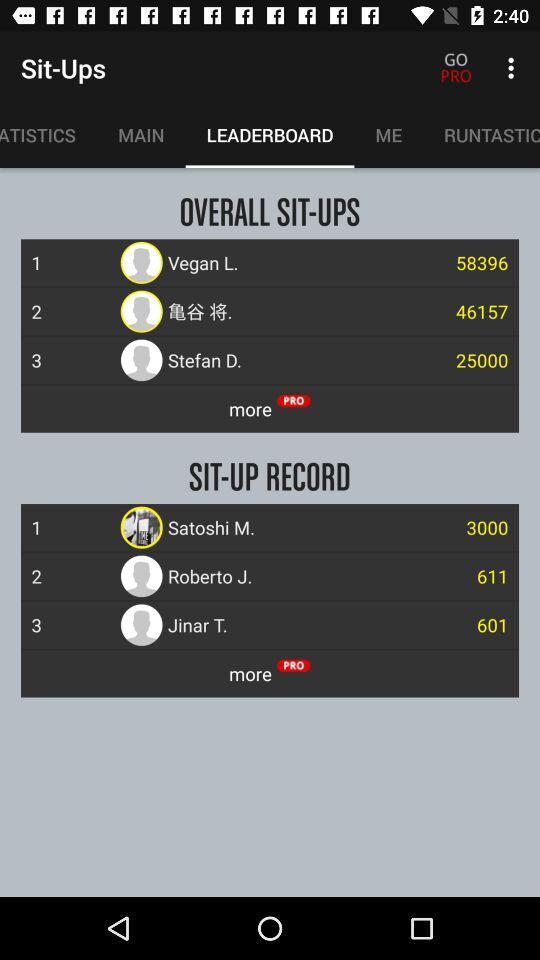  Describe the element at coordinates (48, 134) in the screenshot. I see `item above the 1 item` at that location.